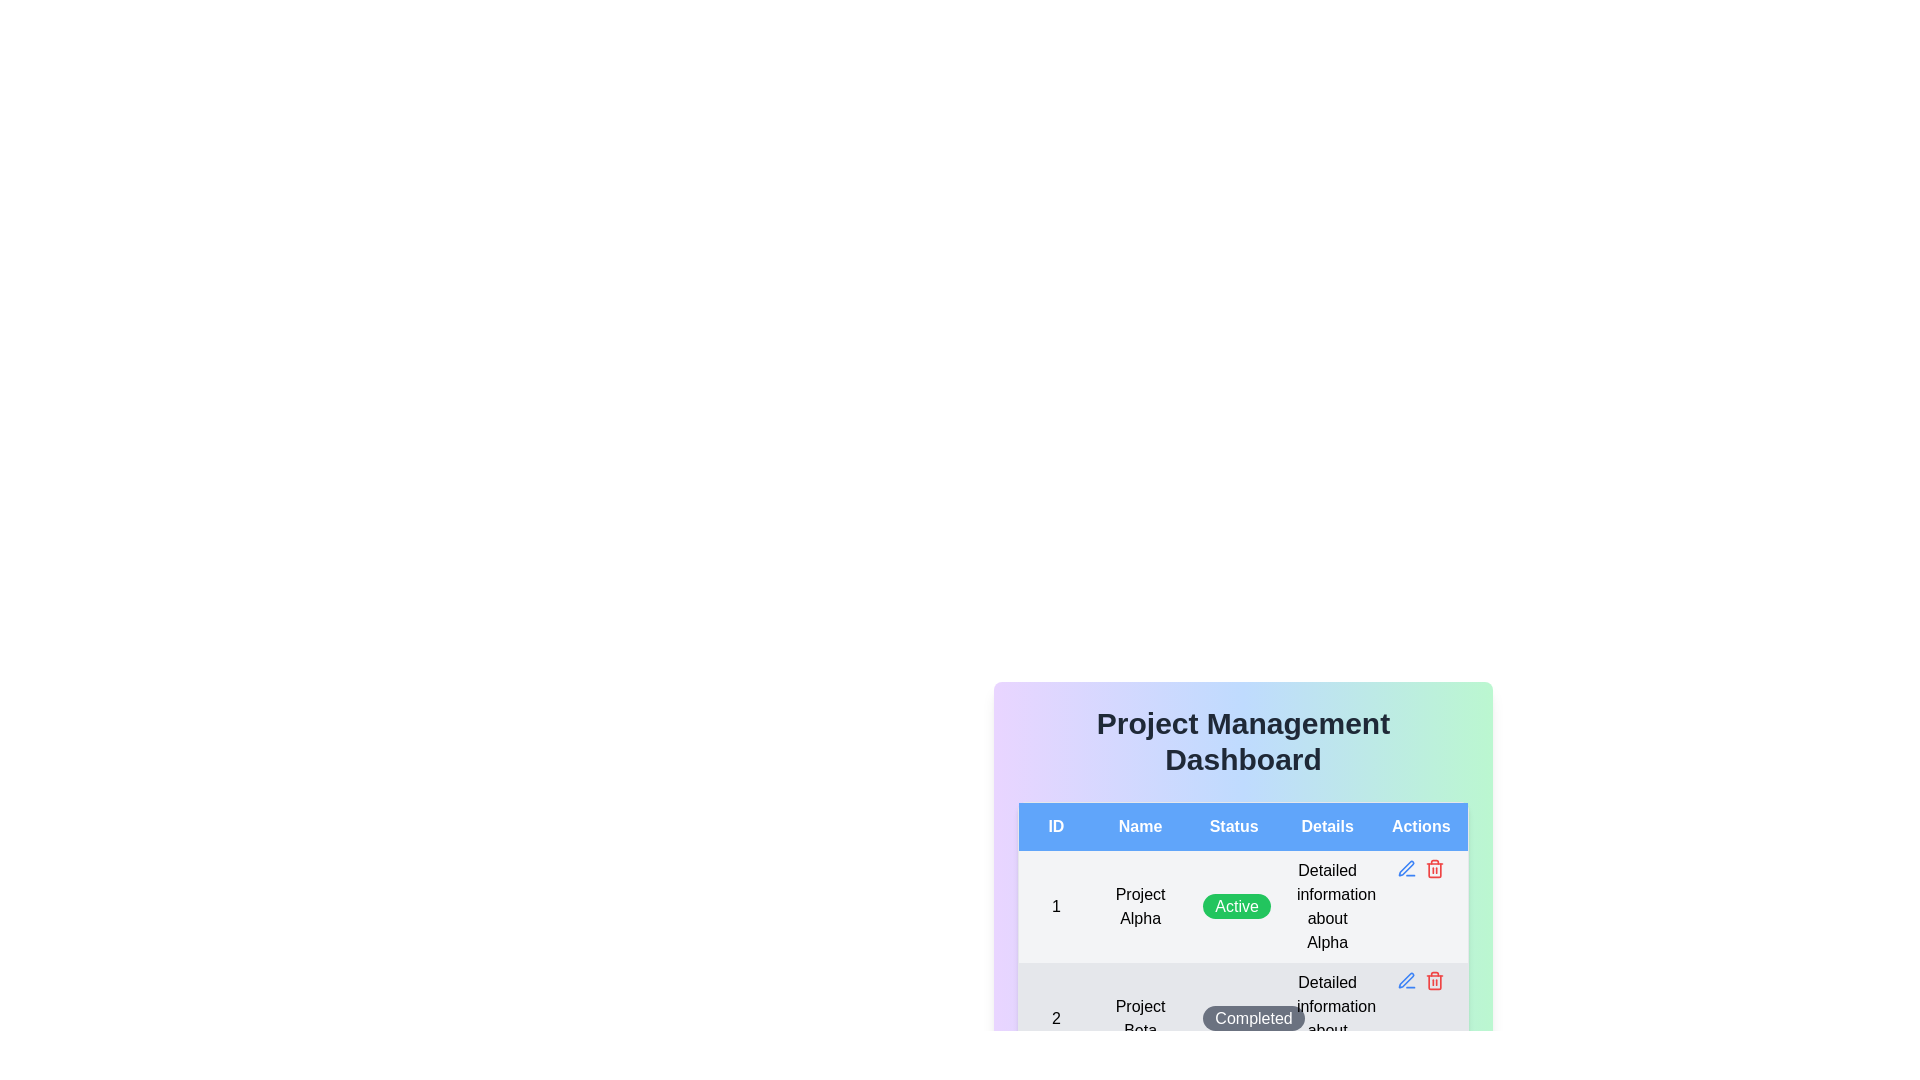  I want to click on the 'Active' status badge displayed in white text on a green, rounded rectangle background, located in the 'Status' column of the top row in the Project Management Dashboard table, so click(1236, 906).